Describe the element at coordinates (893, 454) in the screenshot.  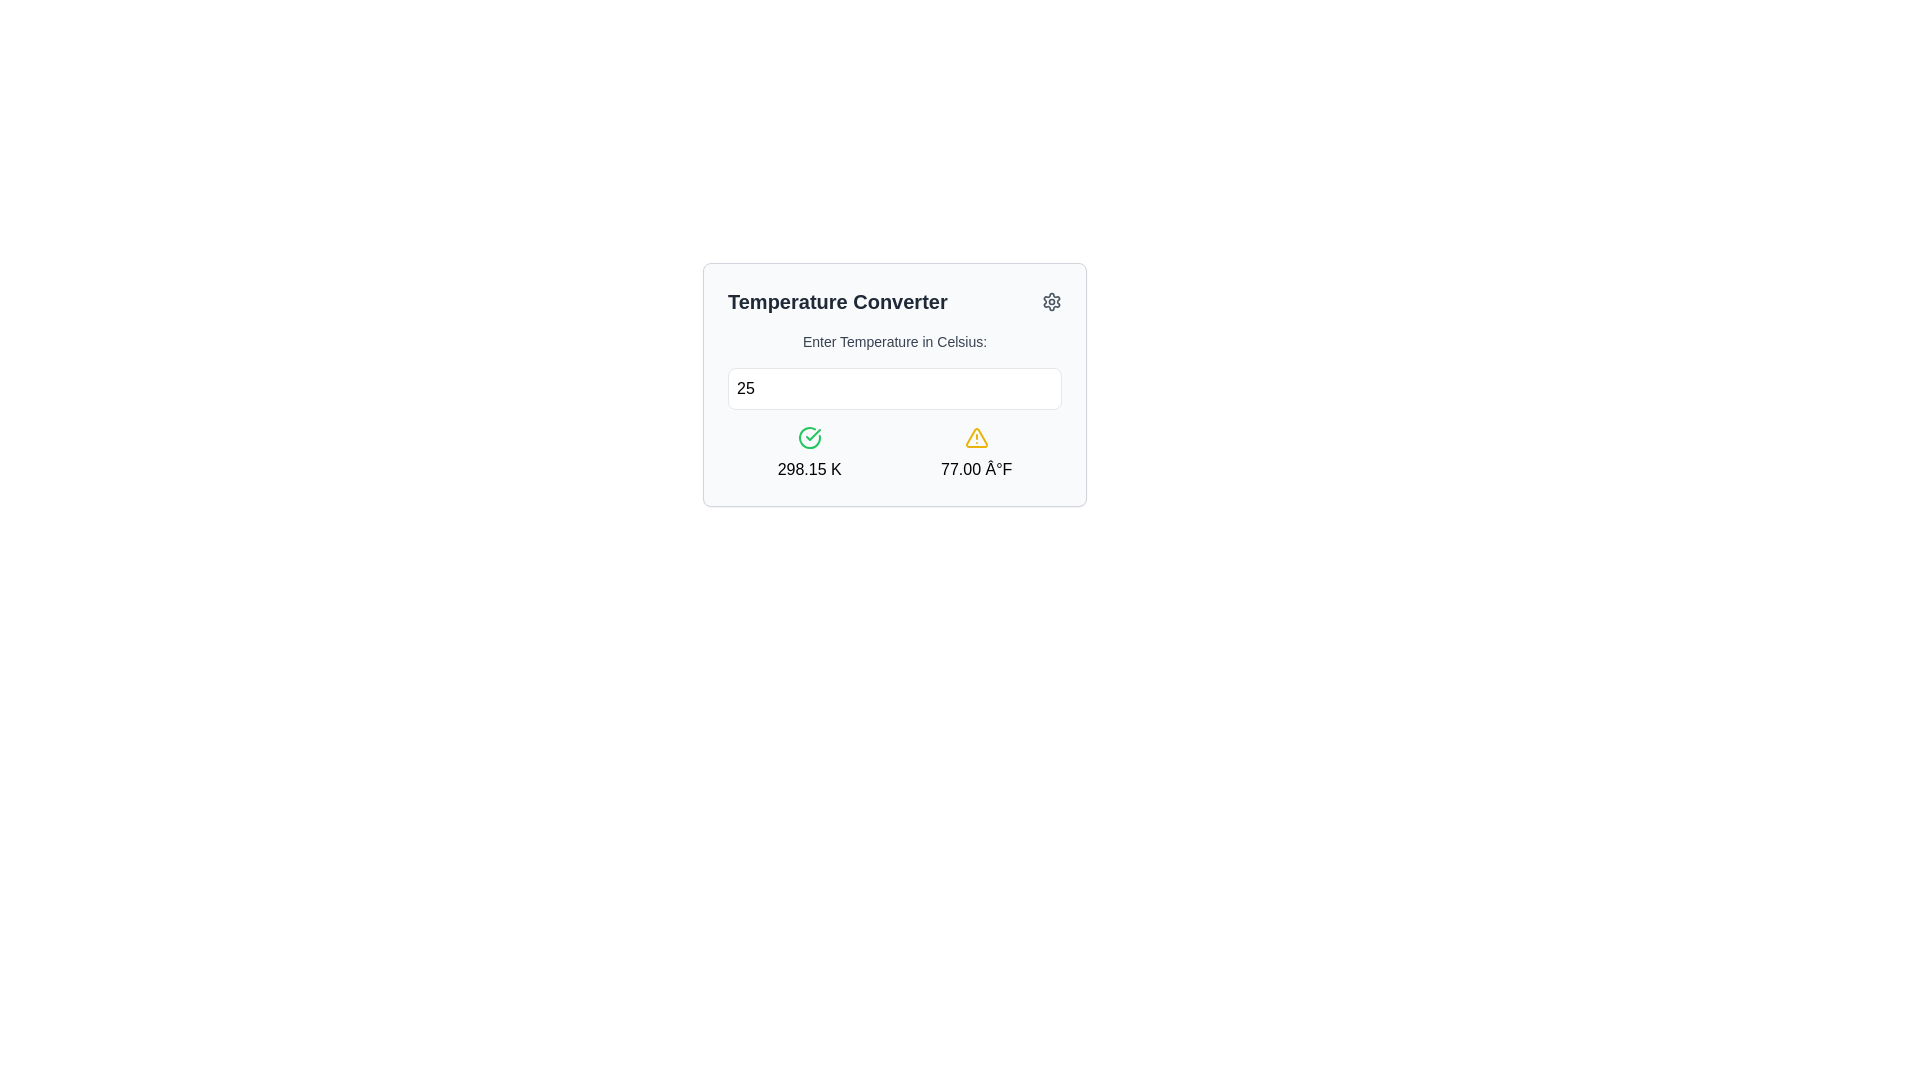
I see `the informational display that shows converted temperature values, which includes a green checkmark and a yellow warning triangle` at that location.